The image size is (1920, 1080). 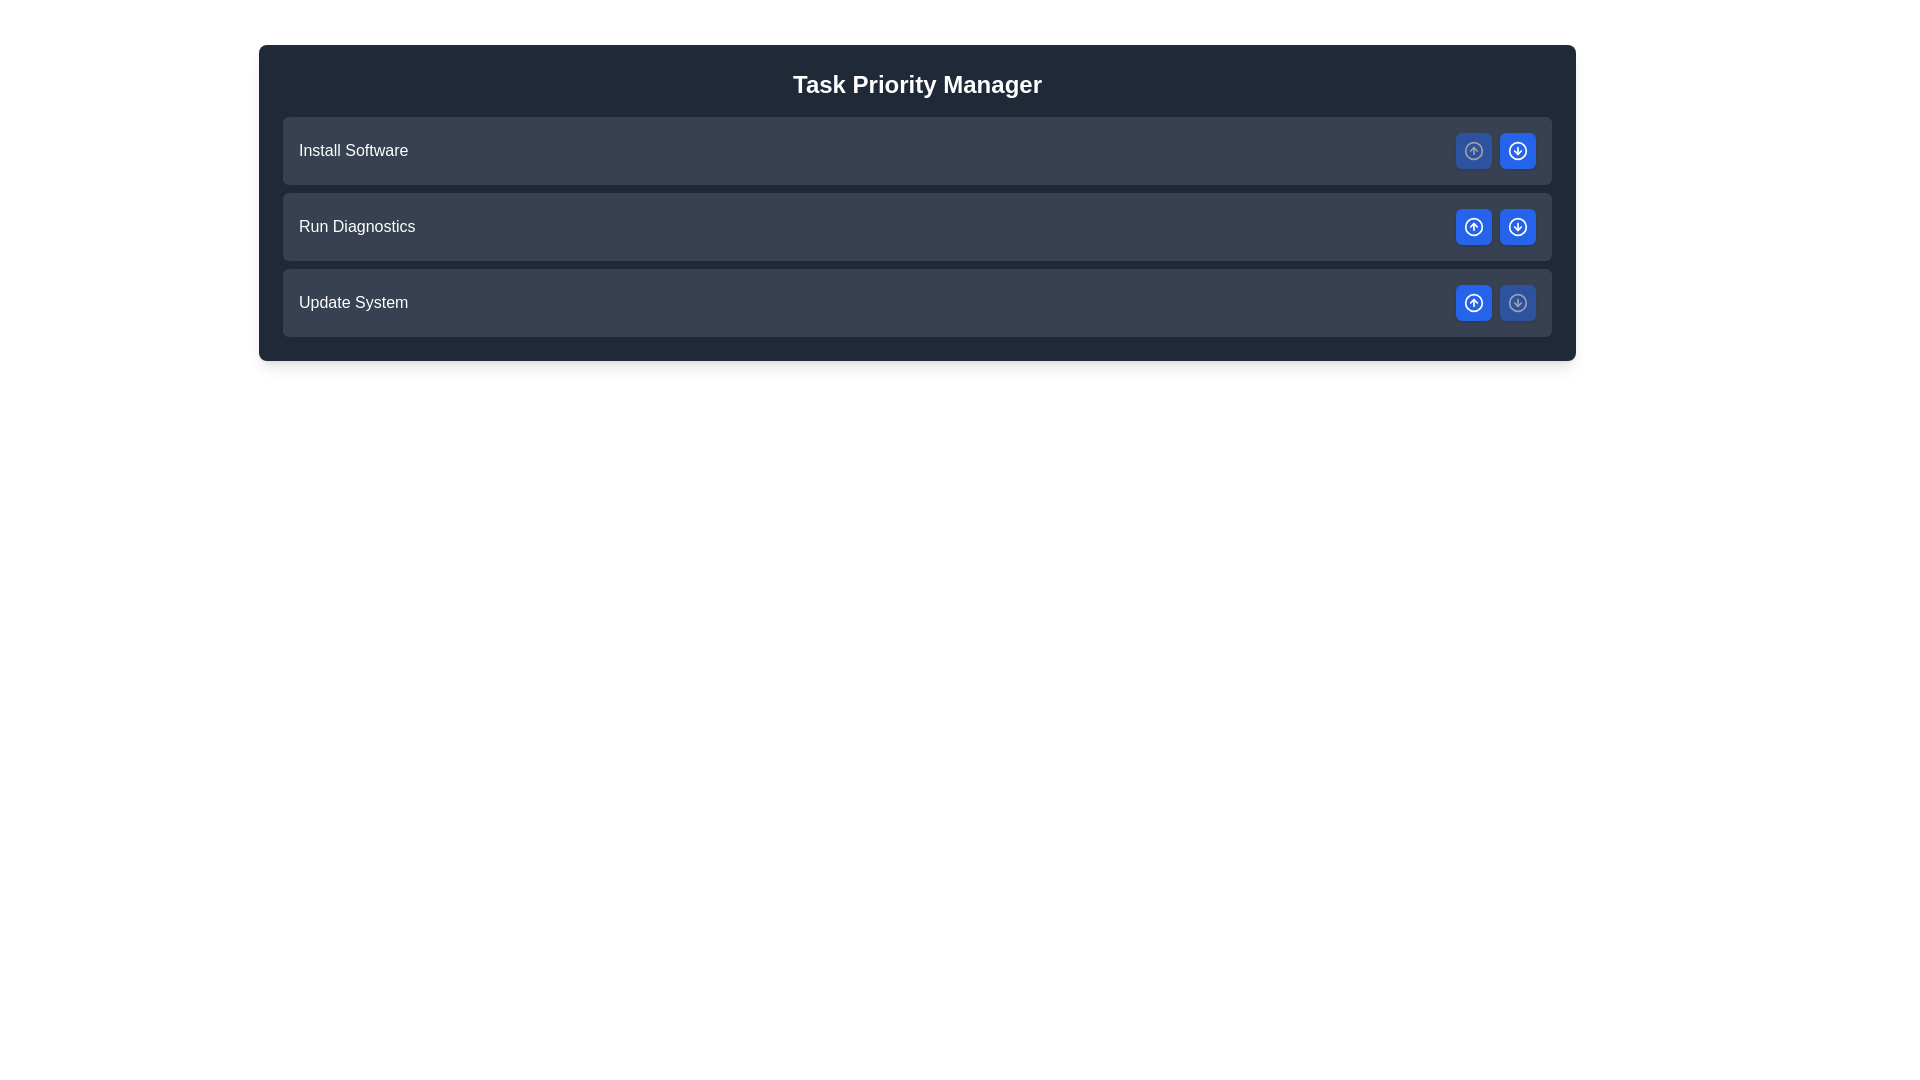 I want to click on the minimalistic circular icon with a downward arrow, located on the rightmost side of the second row in a task management interface, so click(x=1517, y=149).